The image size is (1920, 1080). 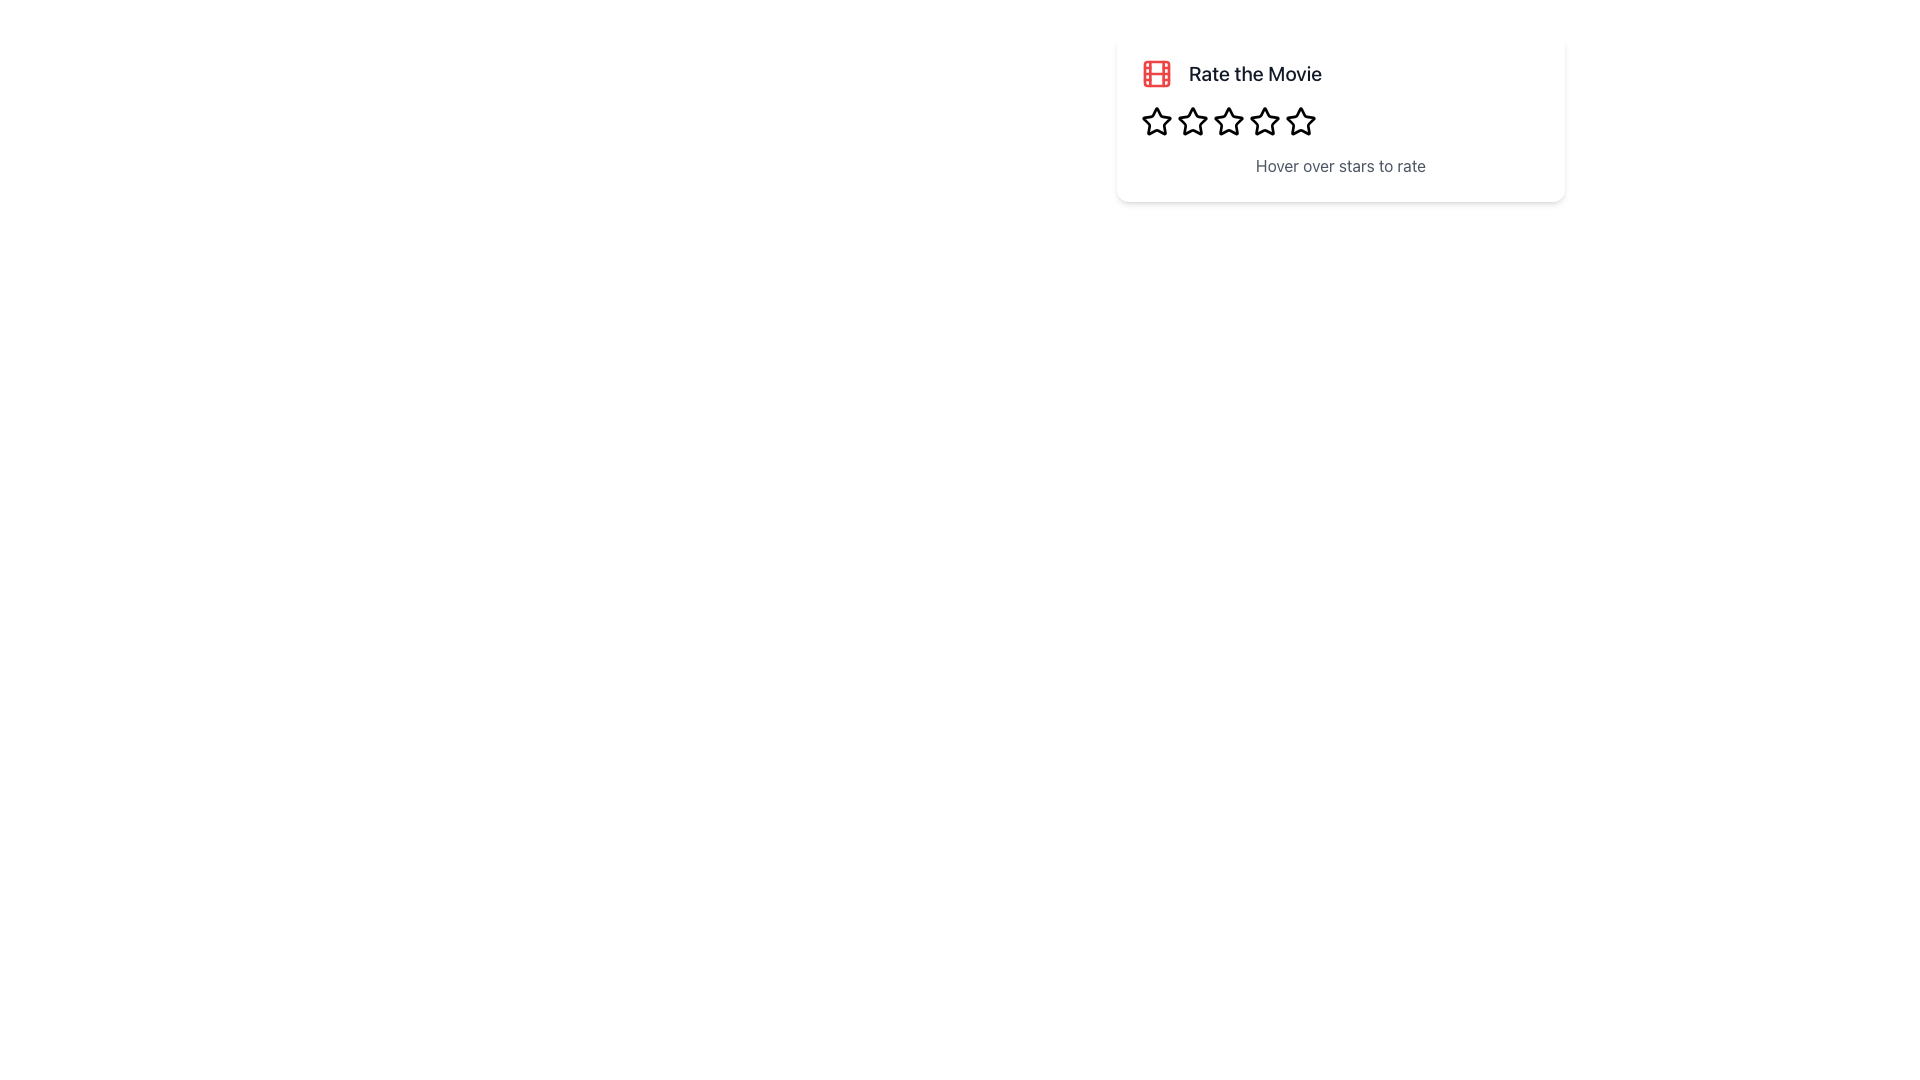 I want to click on the fifth rating star in the rating scale located beneath the 'Rate the Movie' title and above the 'Hover over stars to rate' instruction, so click(x=1300, y=122).